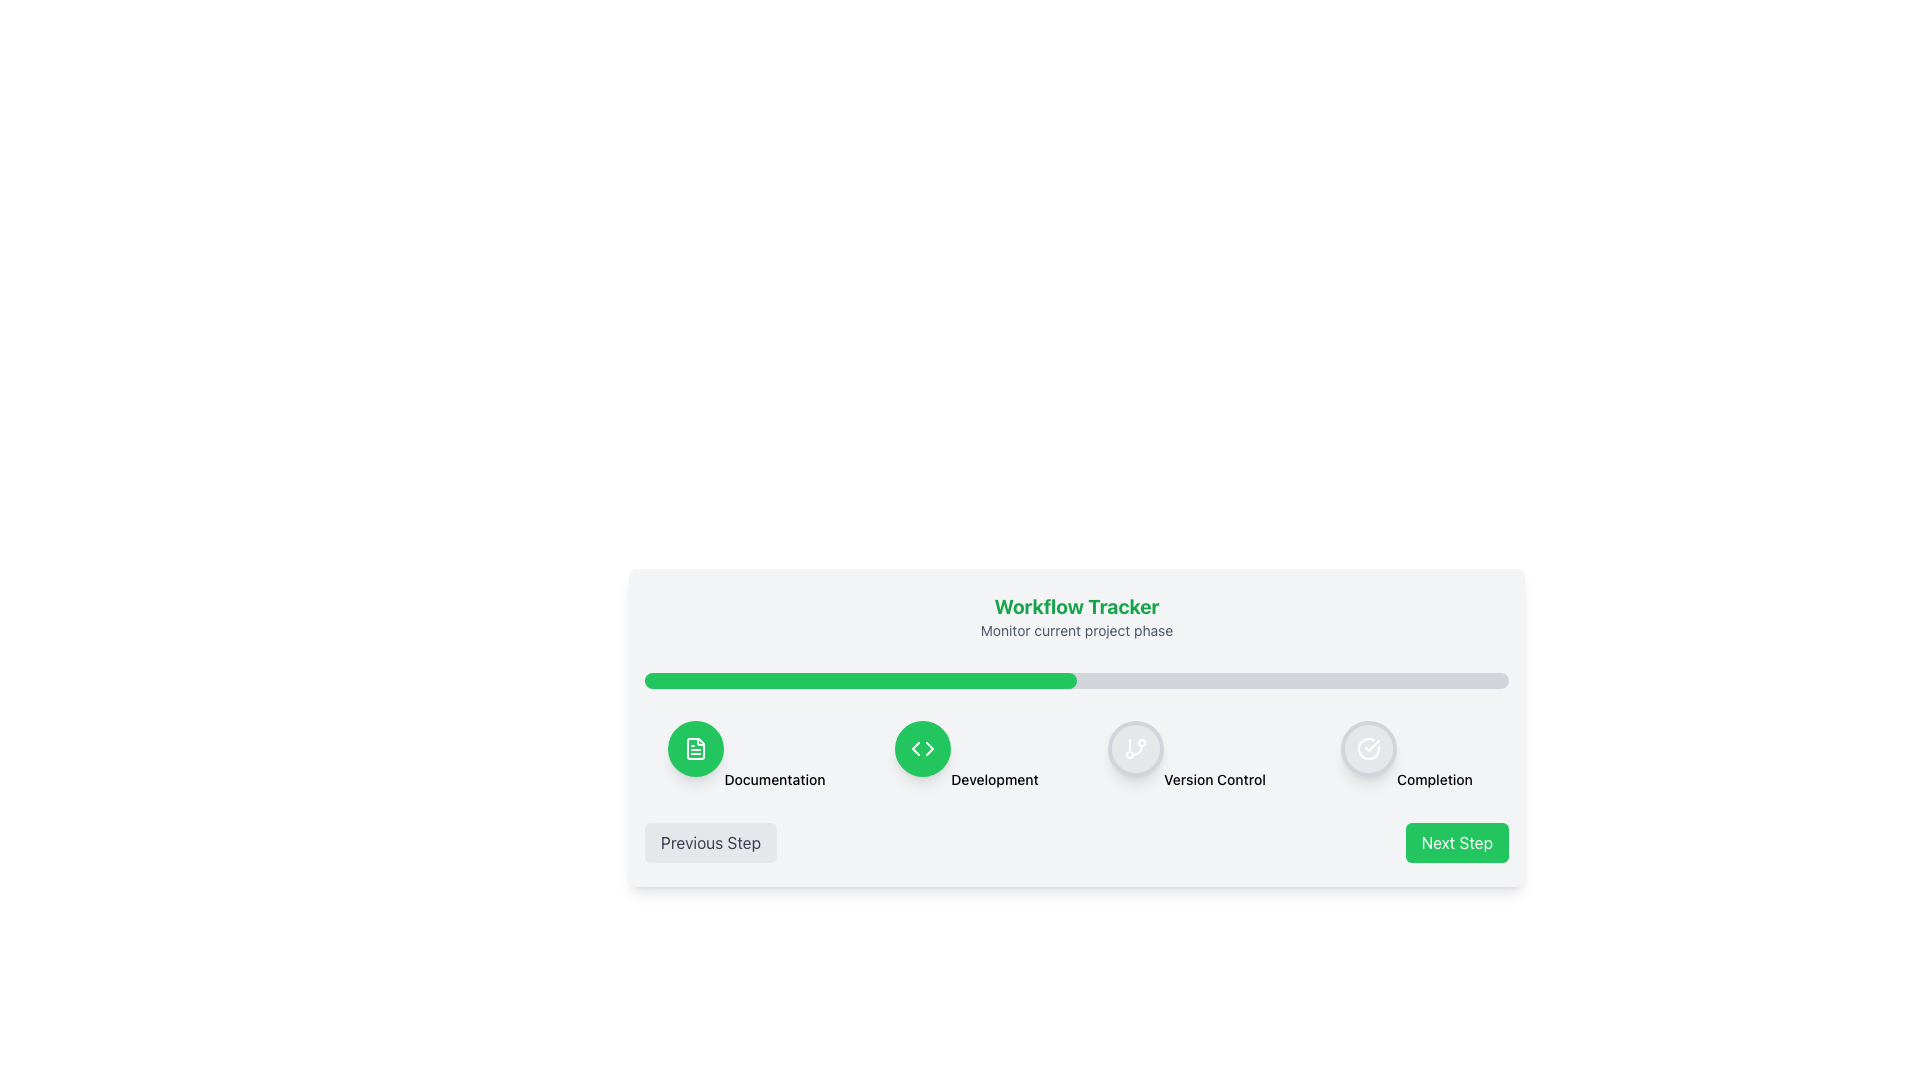 The image size is (1920, 1080). Describe the element at coordinates (922, 748) in the screenshot. I see `the state of the 'Development' button in the workflow tracker, which is positioned between 'Documentation' and 'Version Control'` at that location.